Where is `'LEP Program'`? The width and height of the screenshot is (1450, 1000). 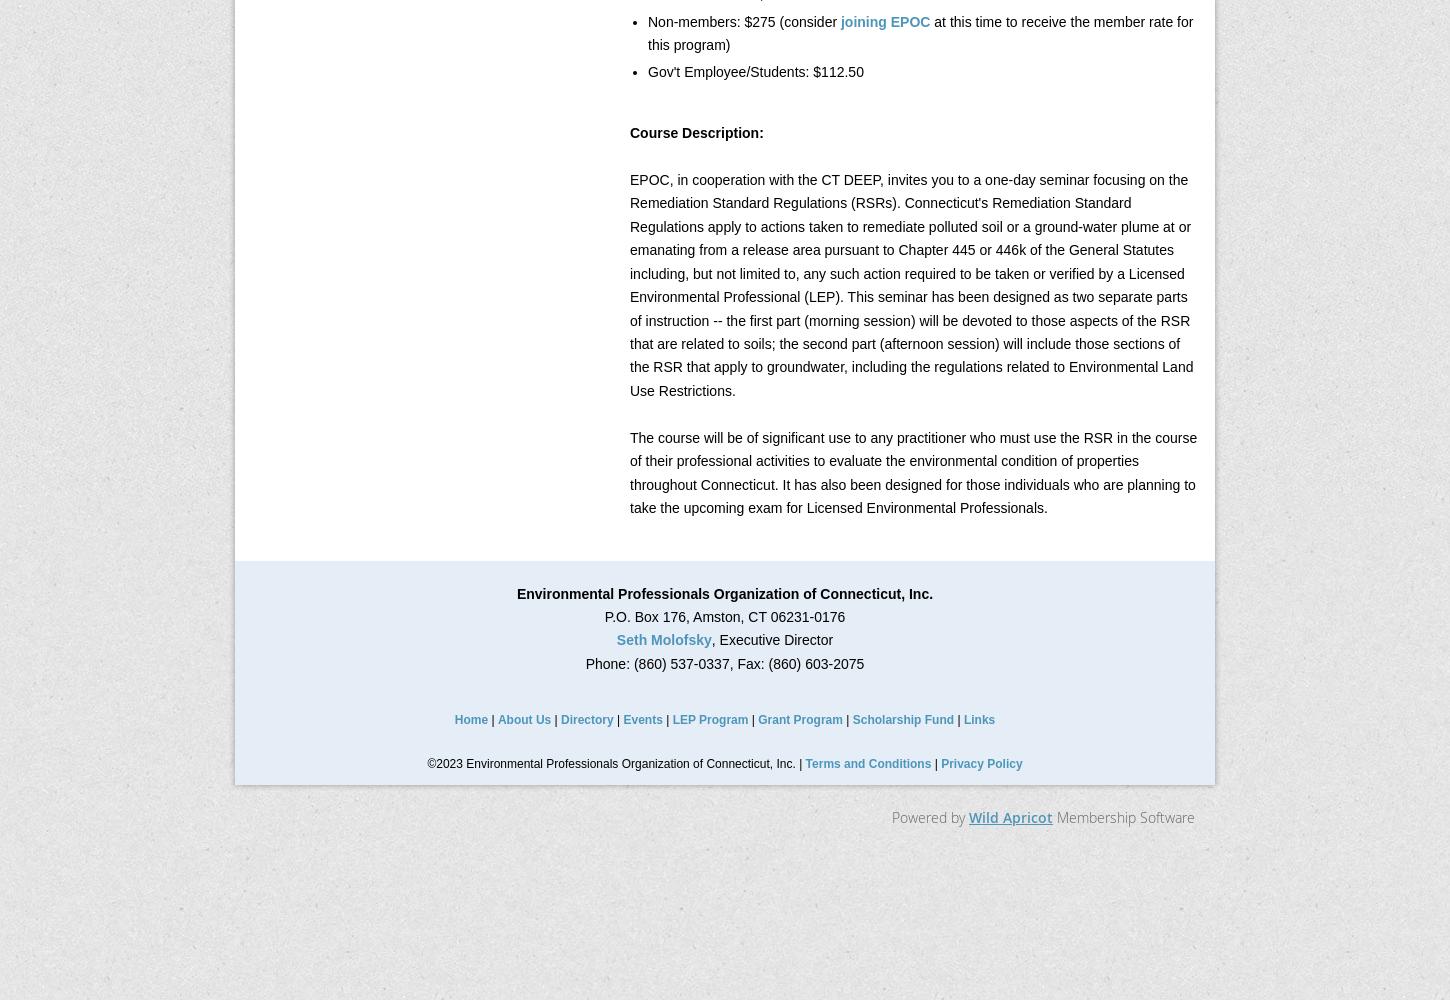 'LEP Program' is located at coordinates (709, 719).